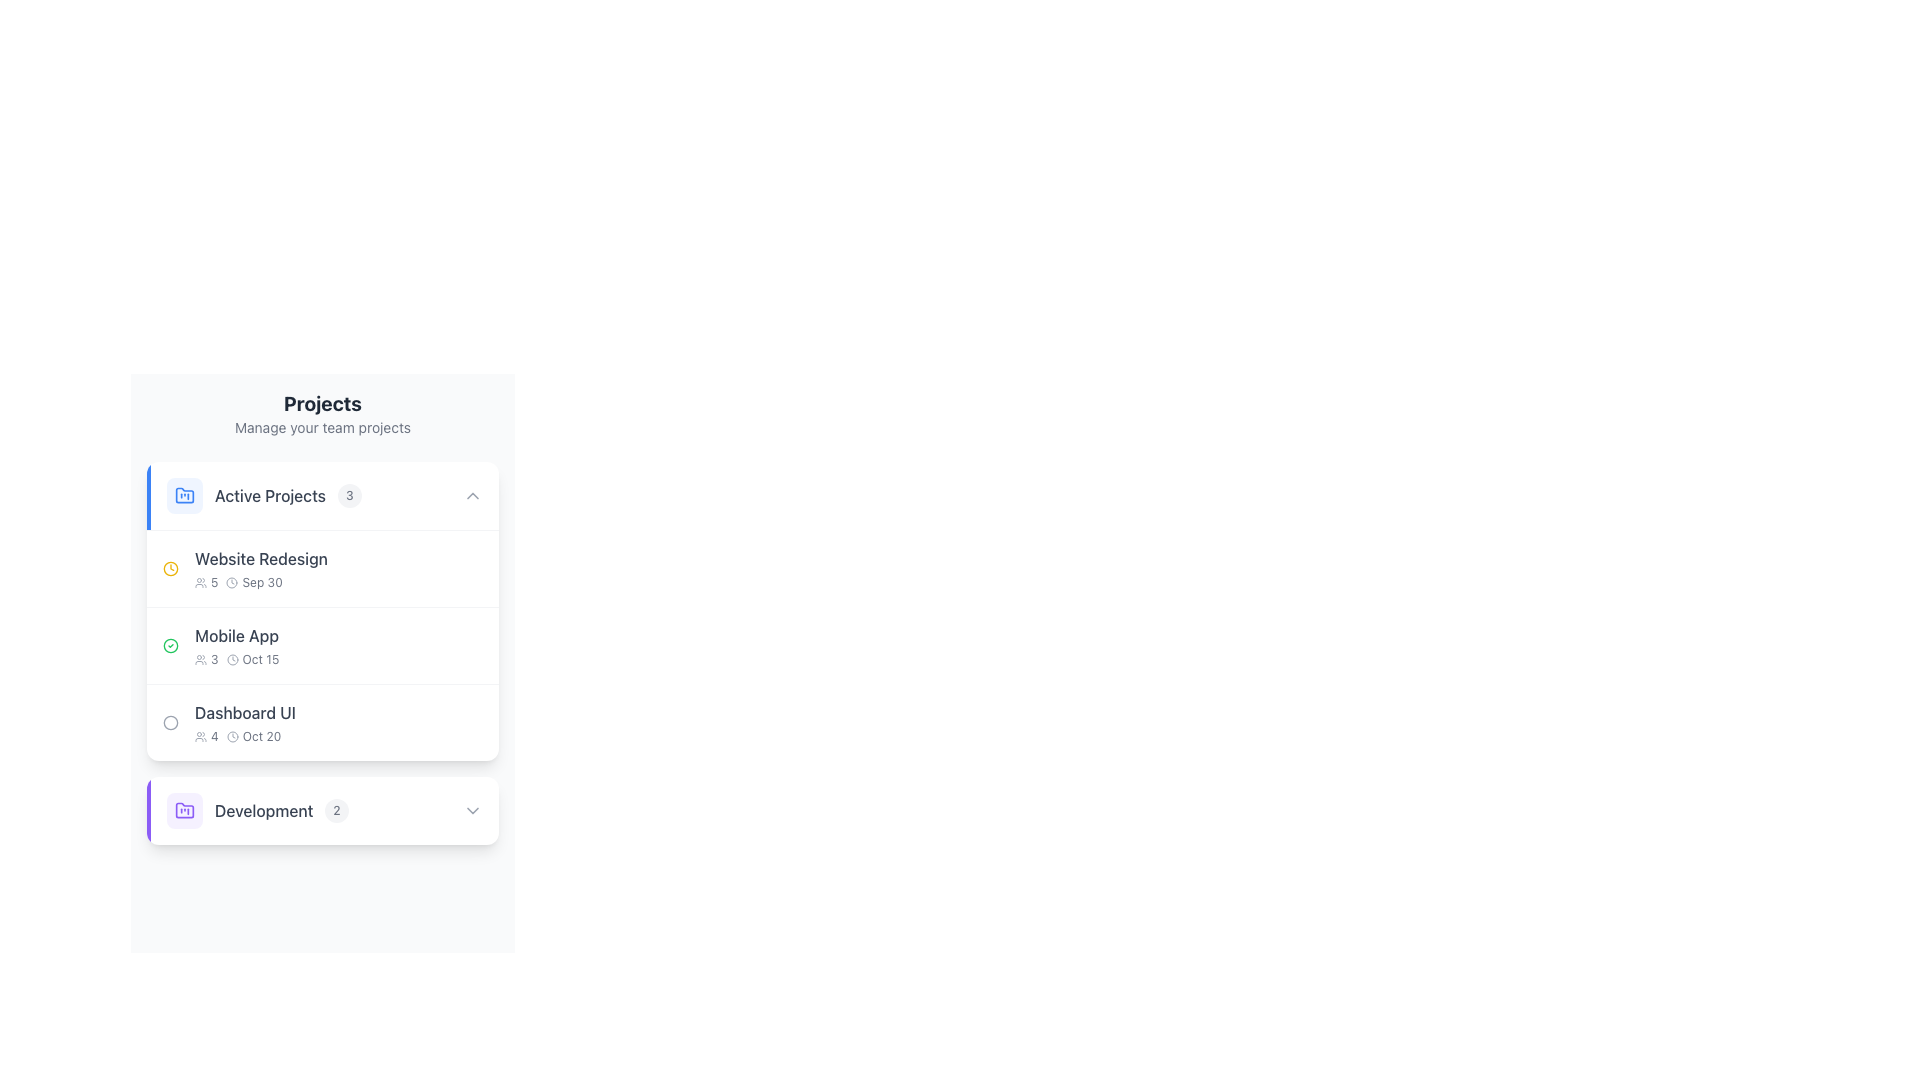 The width and height of the screenshot is (1920, 1080). I want to click on the label for the project named 'Dashboard UI', which is the third item under 'Active Projects' in the project list, so click(243, 722).